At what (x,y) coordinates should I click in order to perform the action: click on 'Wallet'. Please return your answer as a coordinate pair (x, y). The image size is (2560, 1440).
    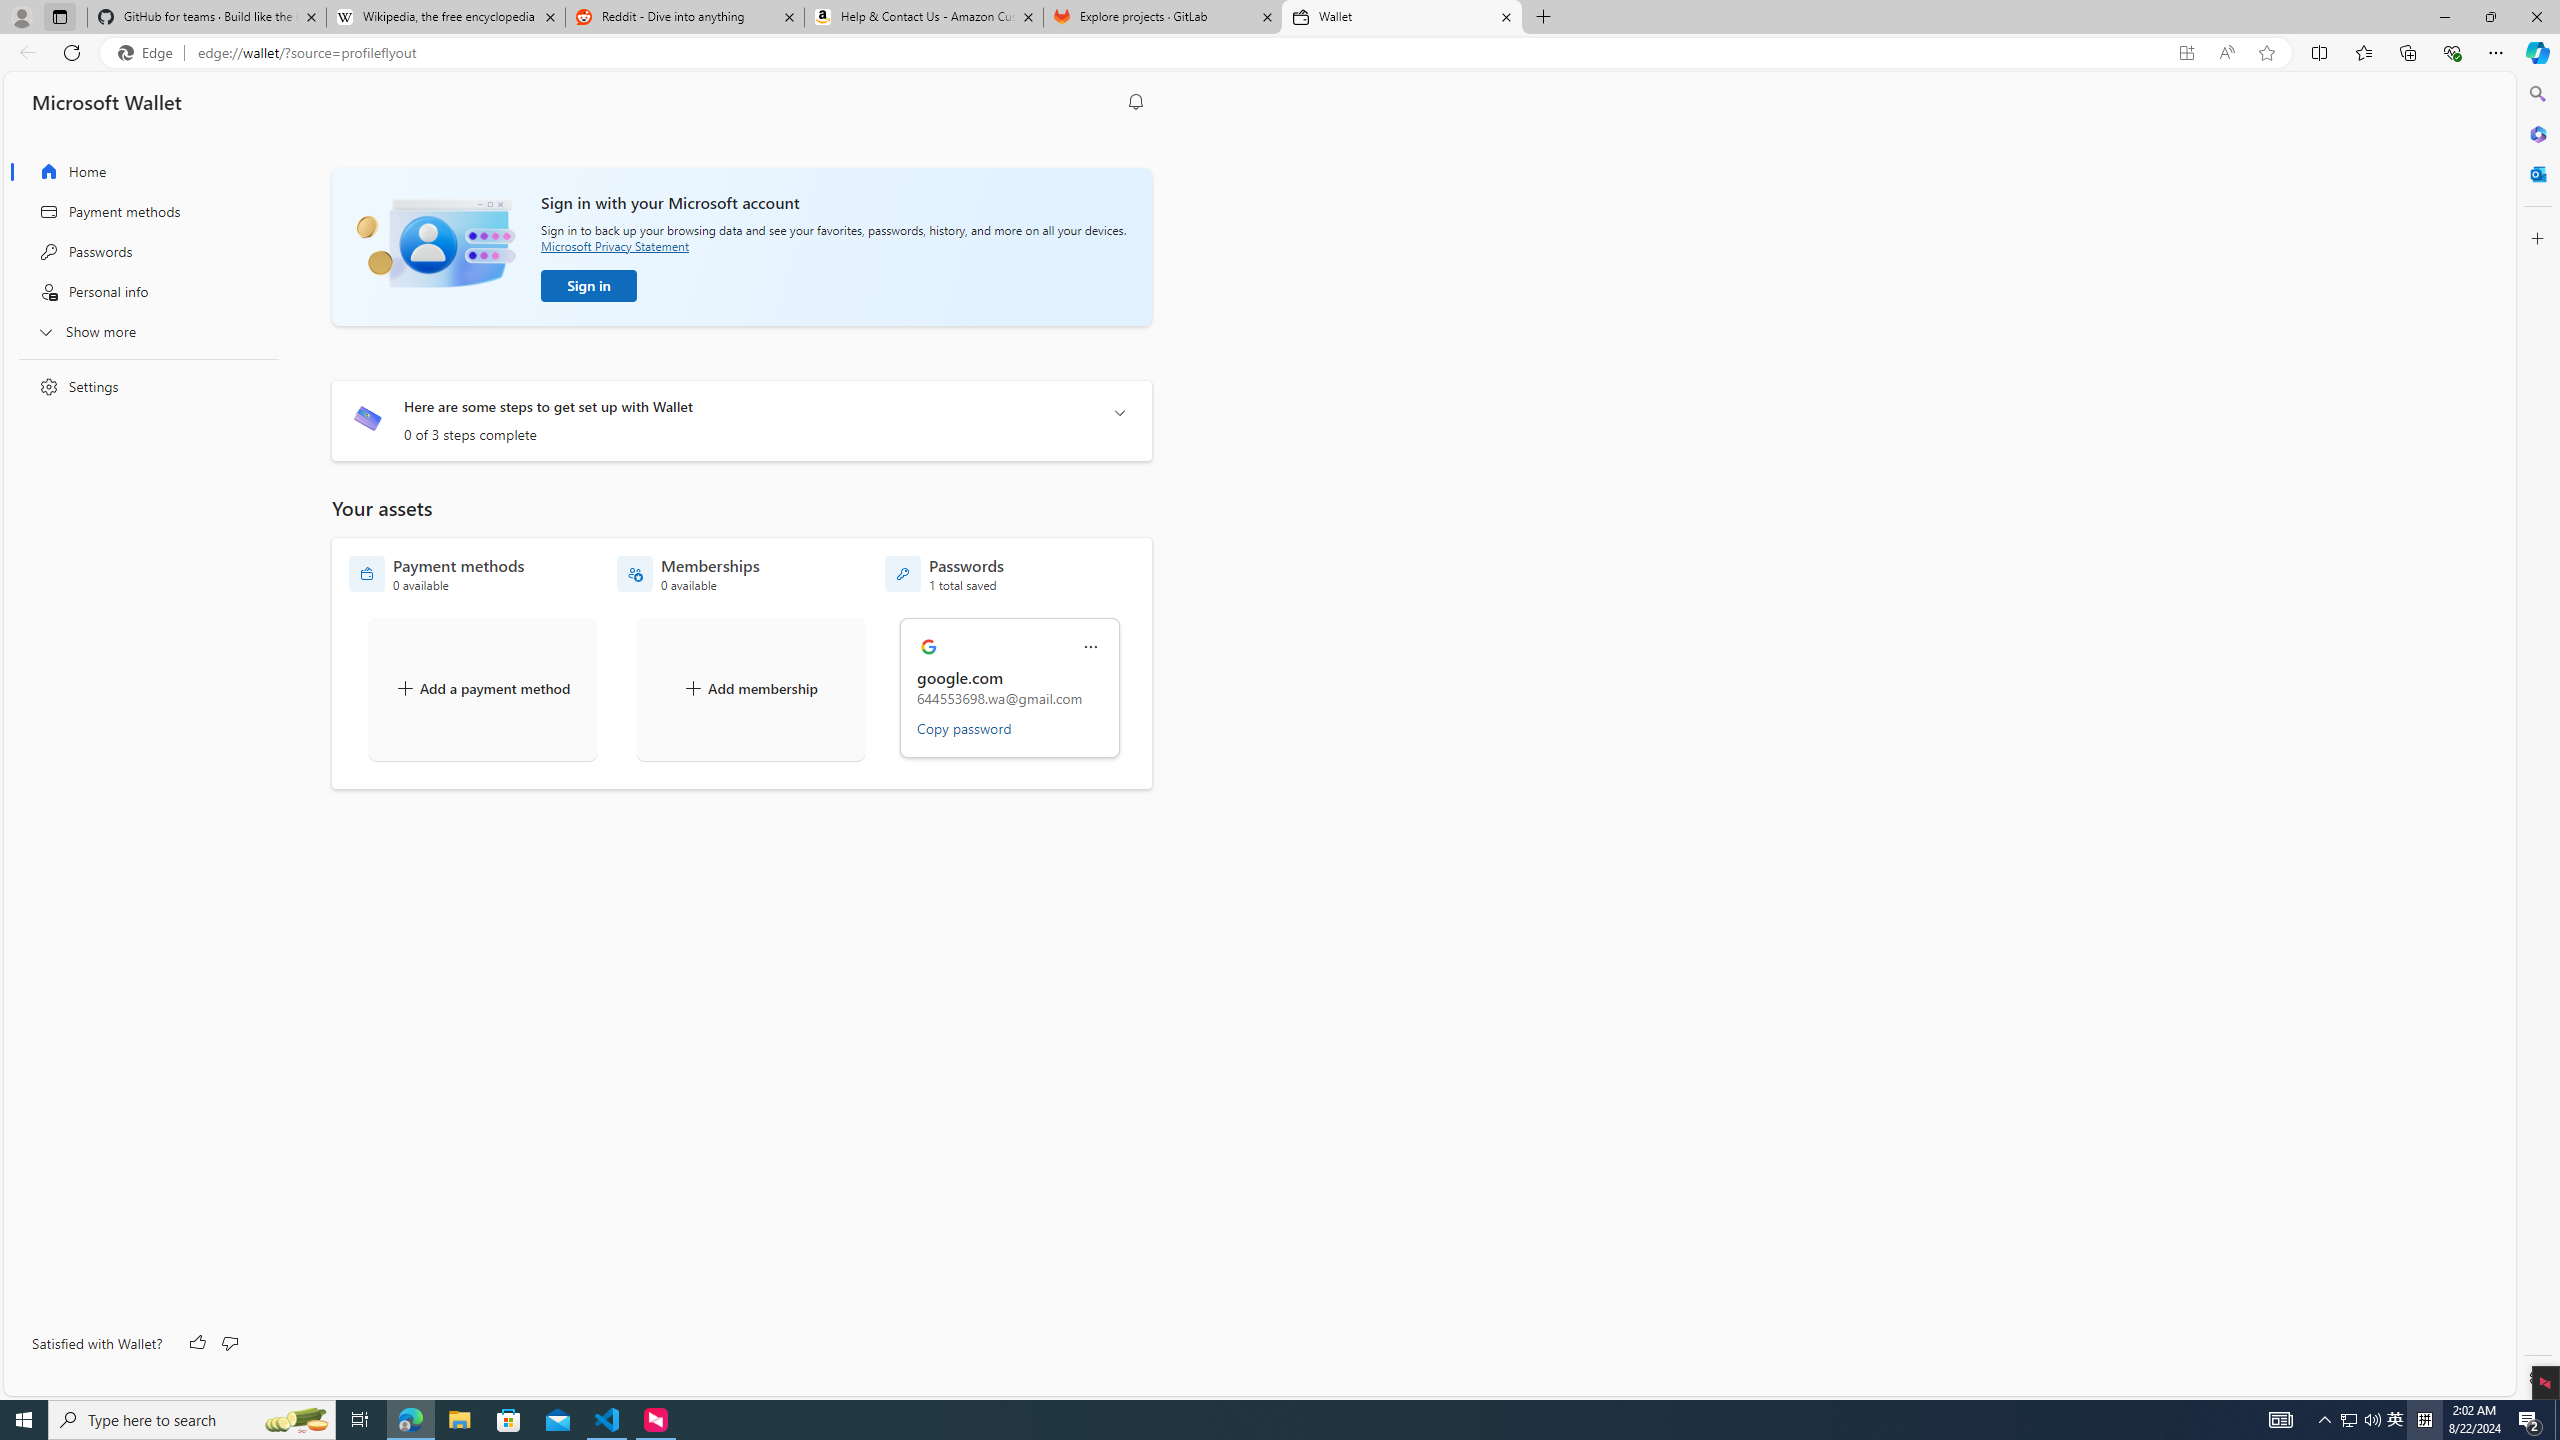
    Looking at the image, I should click on (1402, 16).